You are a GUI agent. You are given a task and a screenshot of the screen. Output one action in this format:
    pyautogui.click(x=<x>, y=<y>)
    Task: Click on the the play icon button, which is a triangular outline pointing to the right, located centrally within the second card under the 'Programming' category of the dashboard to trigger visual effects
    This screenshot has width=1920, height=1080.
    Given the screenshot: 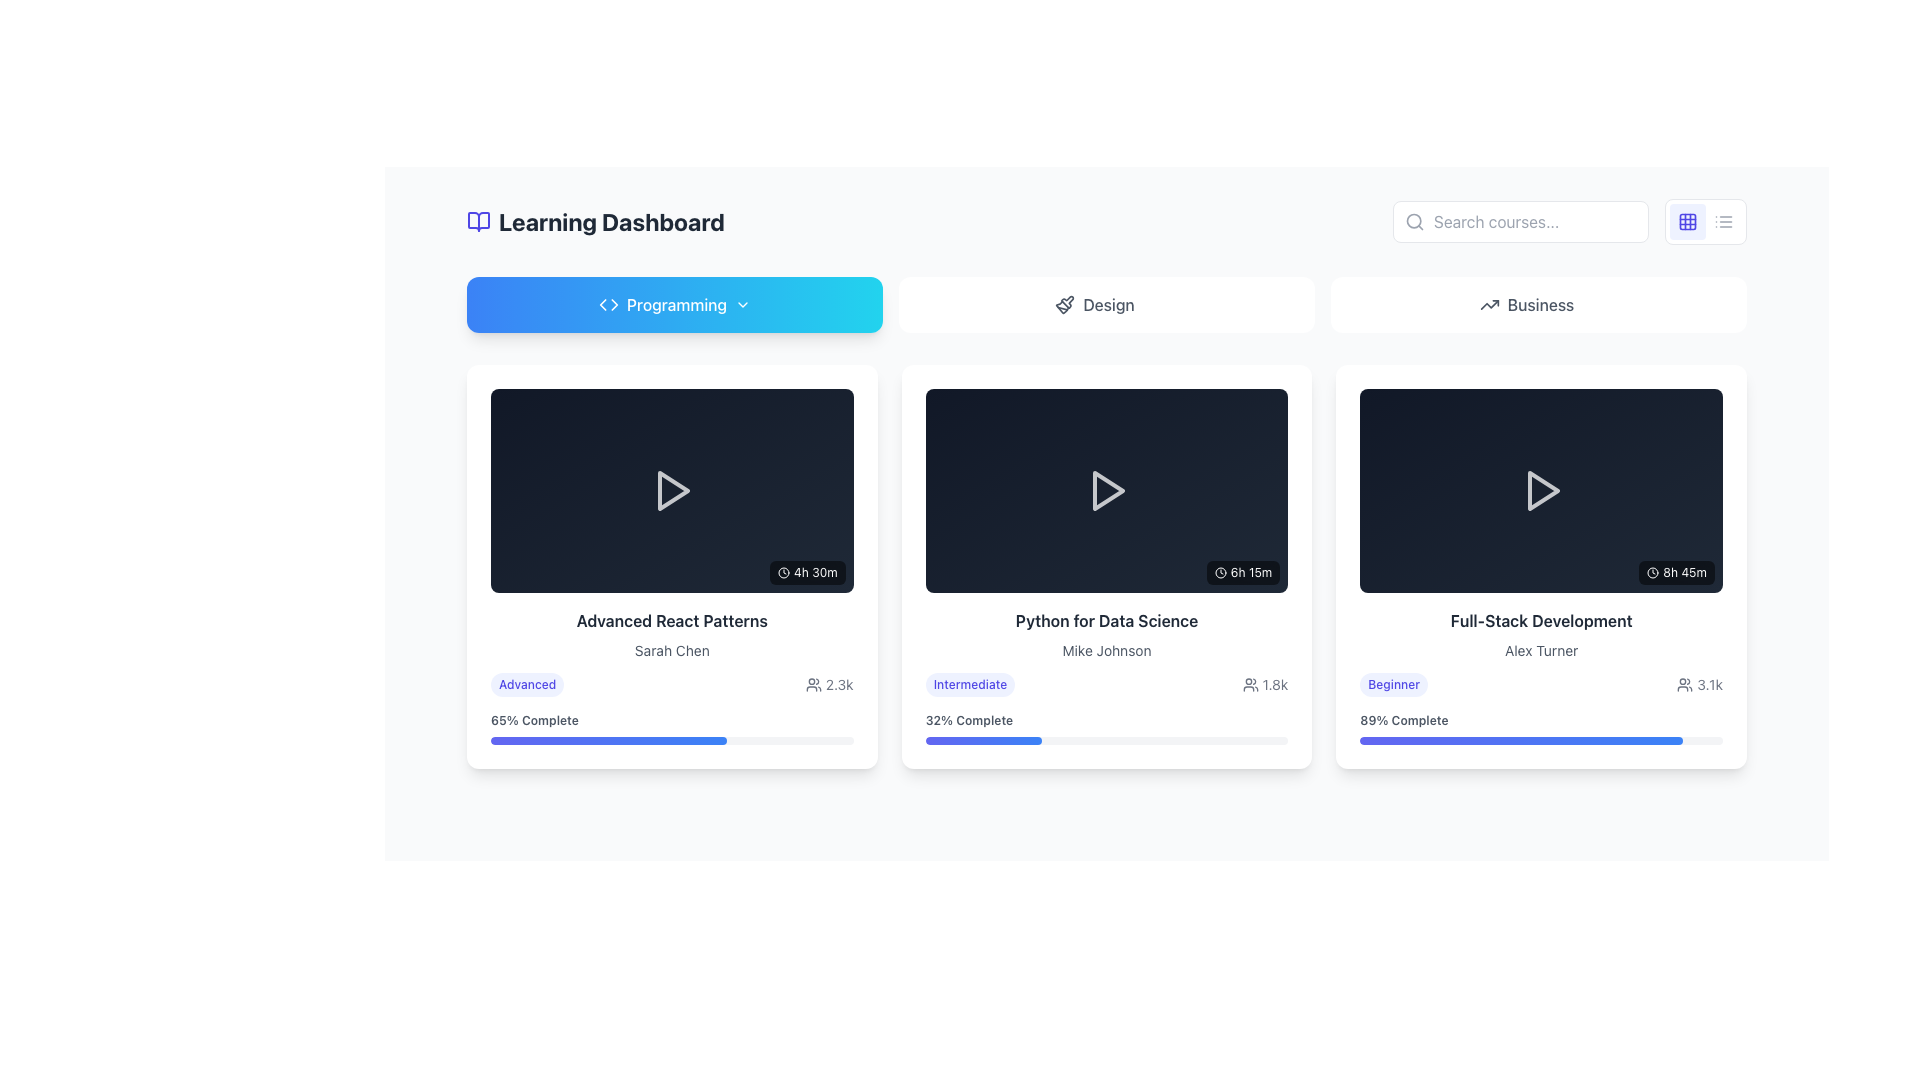 What is the action you would take?
    pyautogui.click(x=1106, y=490)
    